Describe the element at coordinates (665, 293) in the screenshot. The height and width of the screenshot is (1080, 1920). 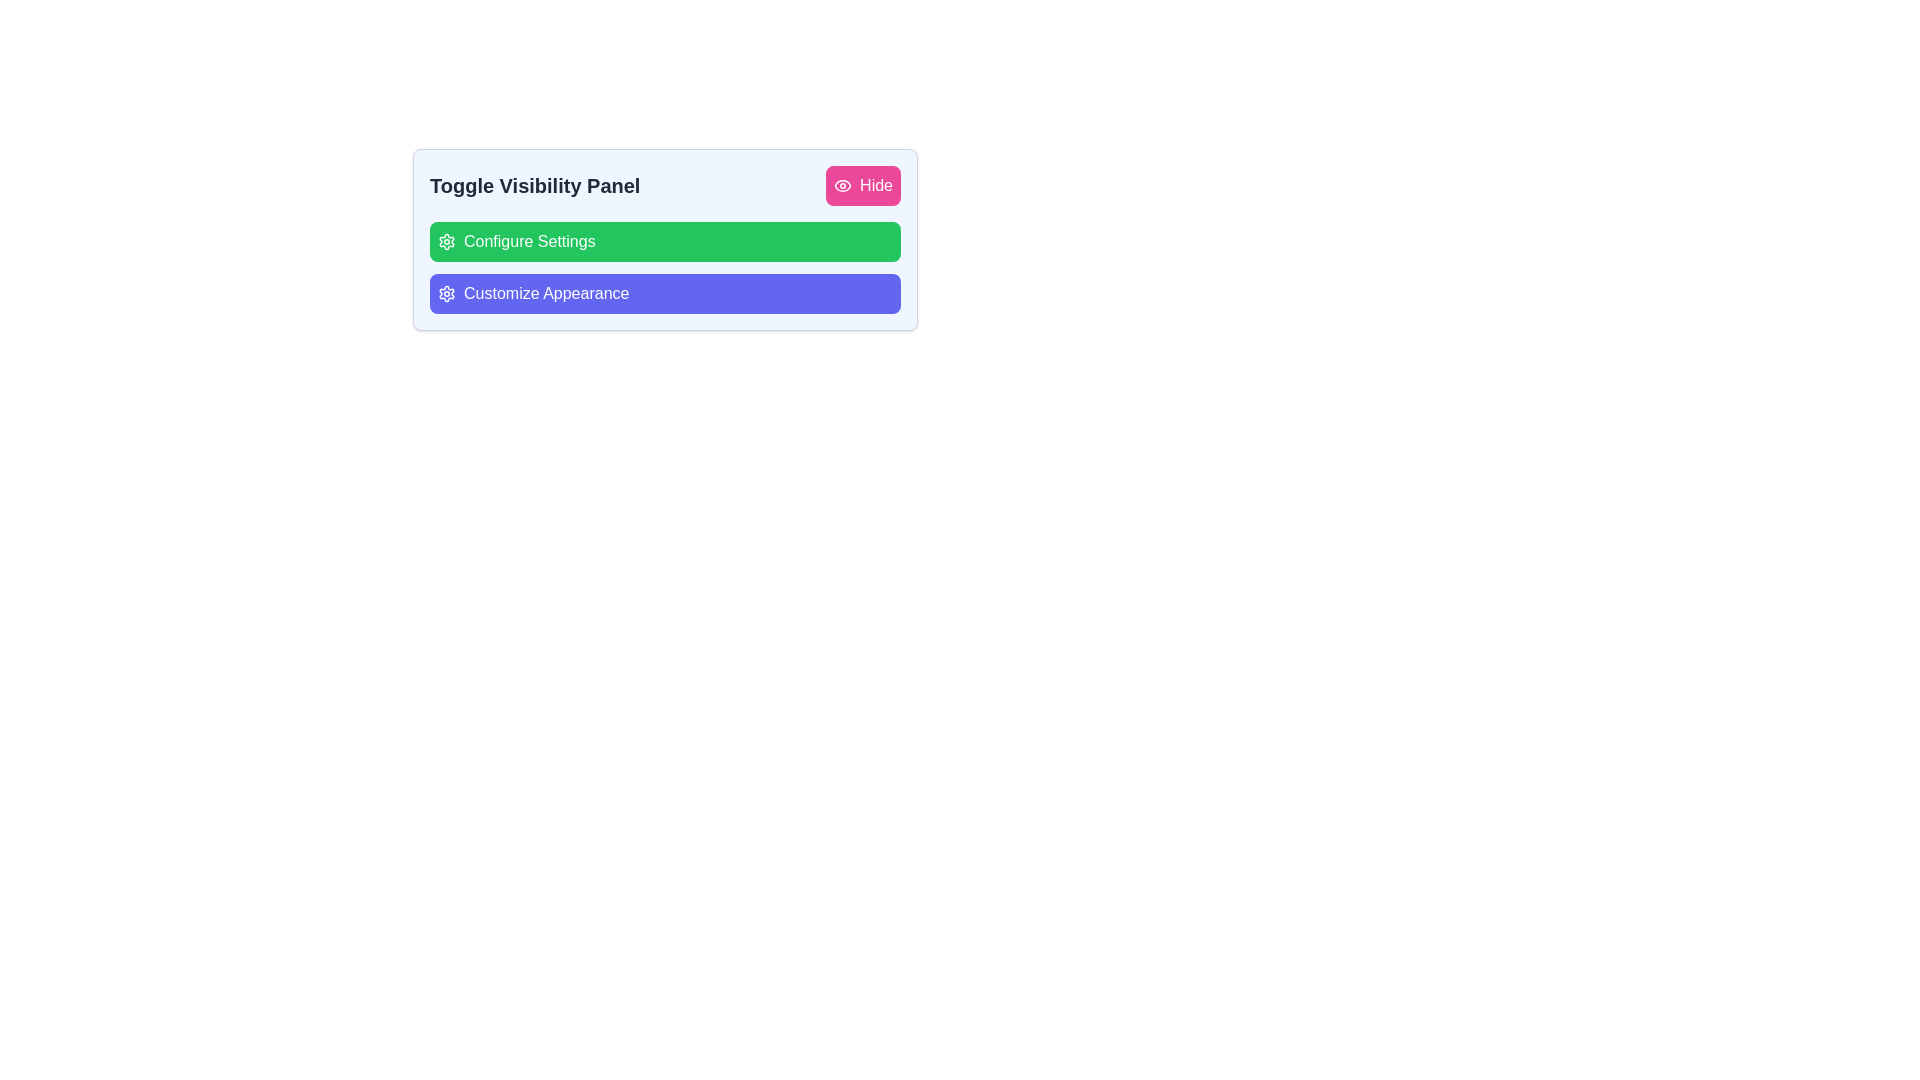
I see `the second button in the vertically stacked group beneath the 'Configure Settings' button` at that location.